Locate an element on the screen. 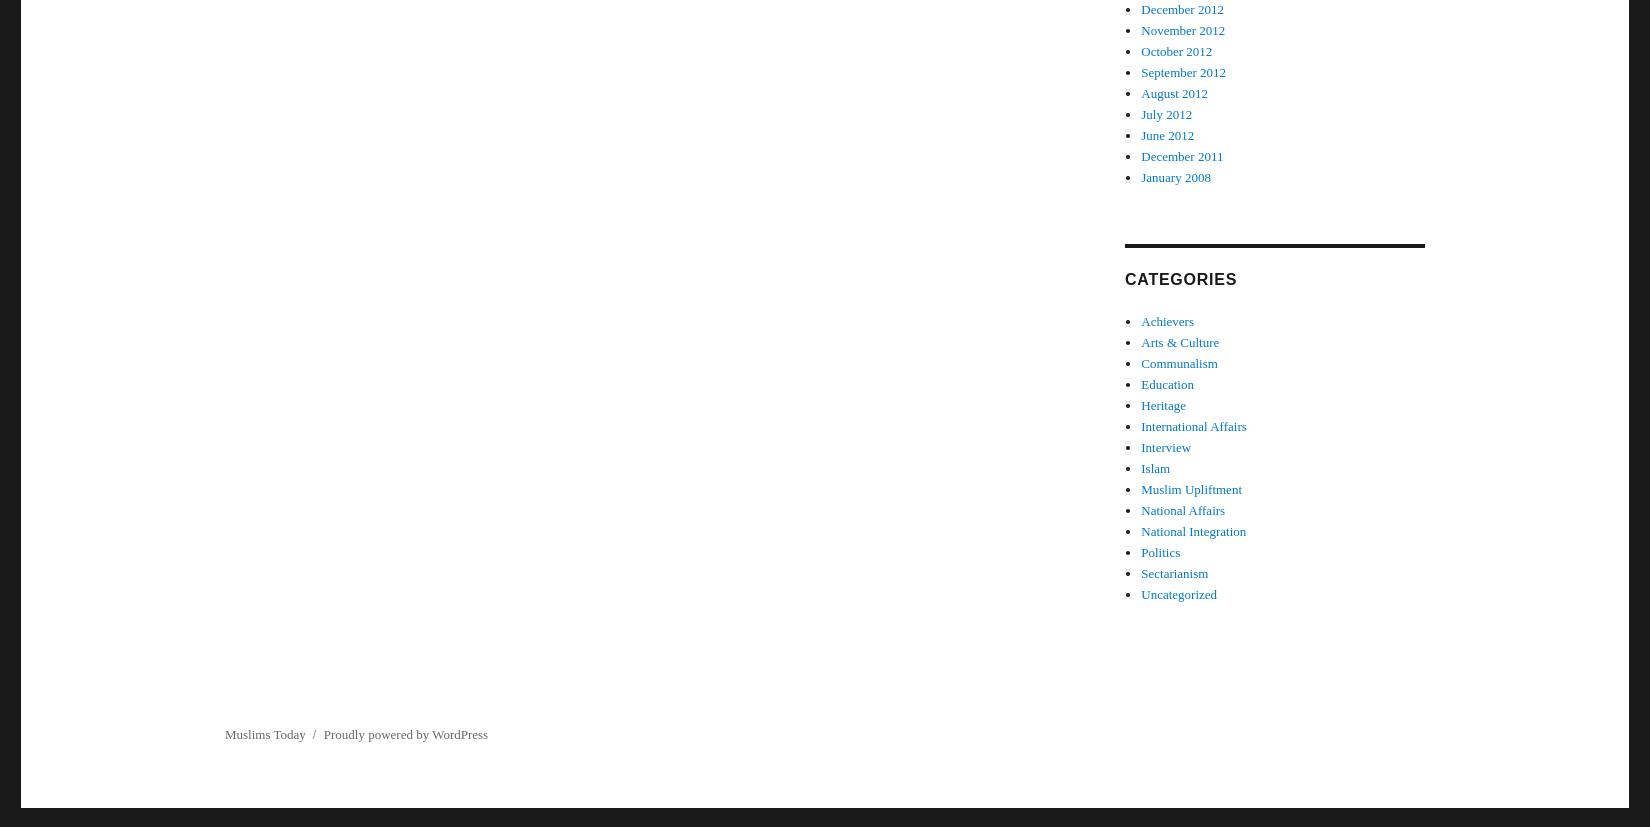 Image resolution: width=1650 pixels, height=827 pixels. 'Muslims Today' is located at coordinates (264, 733).